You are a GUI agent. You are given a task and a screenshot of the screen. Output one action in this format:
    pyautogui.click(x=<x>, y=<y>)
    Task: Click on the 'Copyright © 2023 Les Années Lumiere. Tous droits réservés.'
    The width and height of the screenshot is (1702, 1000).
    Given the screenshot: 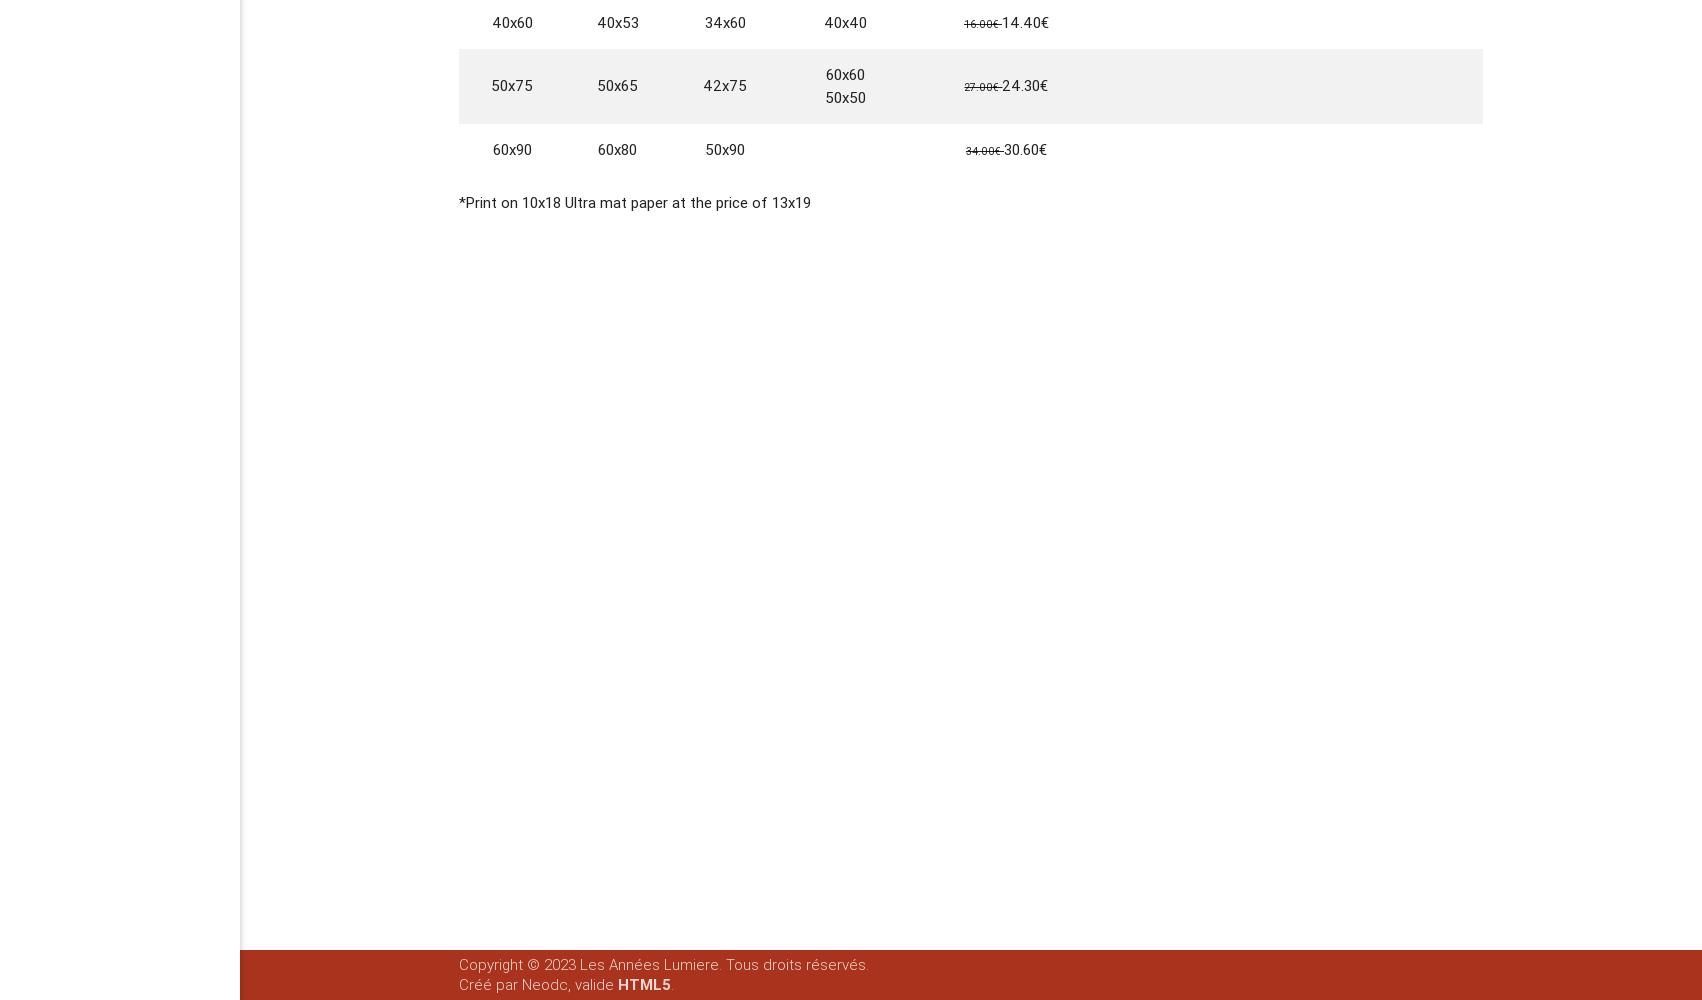 What is the action you would take?
    pyautogui.click(x=663, y=964)
    